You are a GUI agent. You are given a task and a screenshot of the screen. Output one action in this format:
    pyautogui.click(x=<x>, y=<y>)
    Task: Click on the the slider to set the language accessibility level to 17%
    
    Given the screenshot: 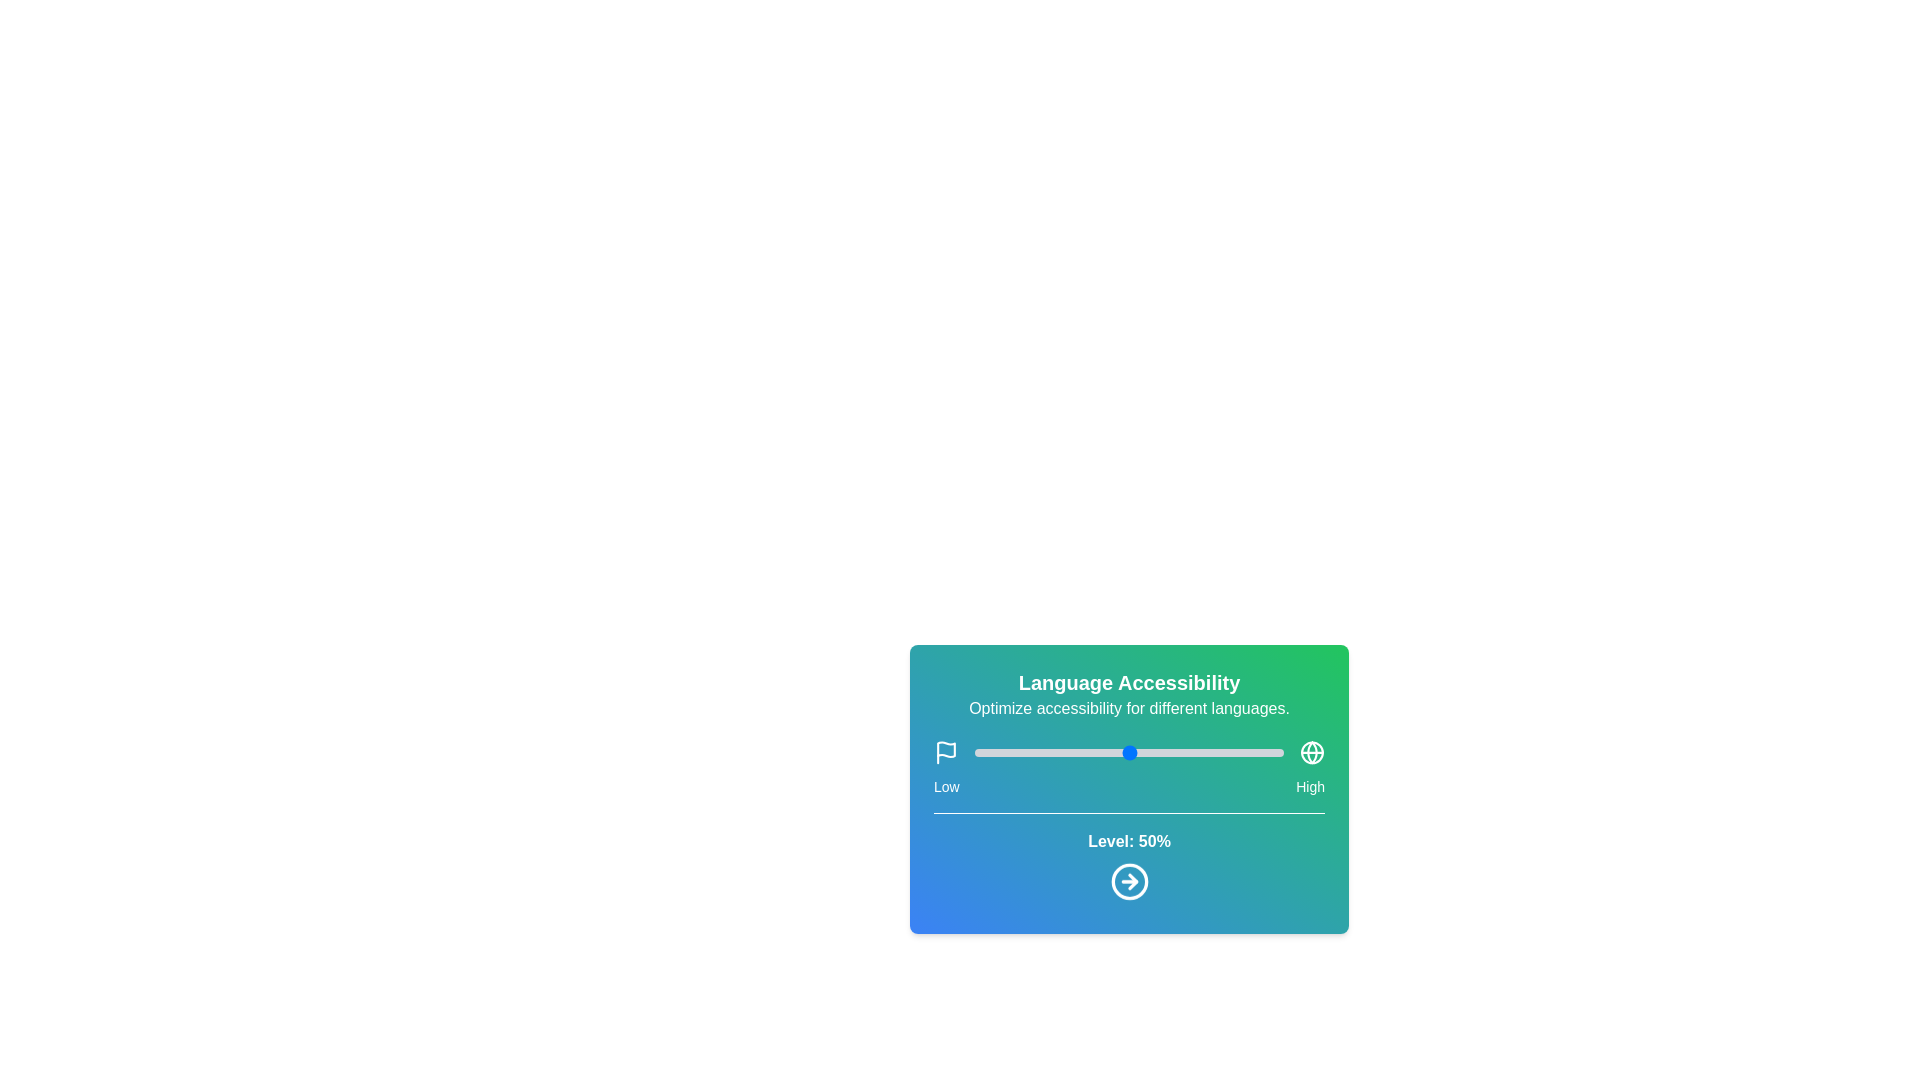 What is the action you would take?
    pyautogui.click(x=1027, y=752)
    